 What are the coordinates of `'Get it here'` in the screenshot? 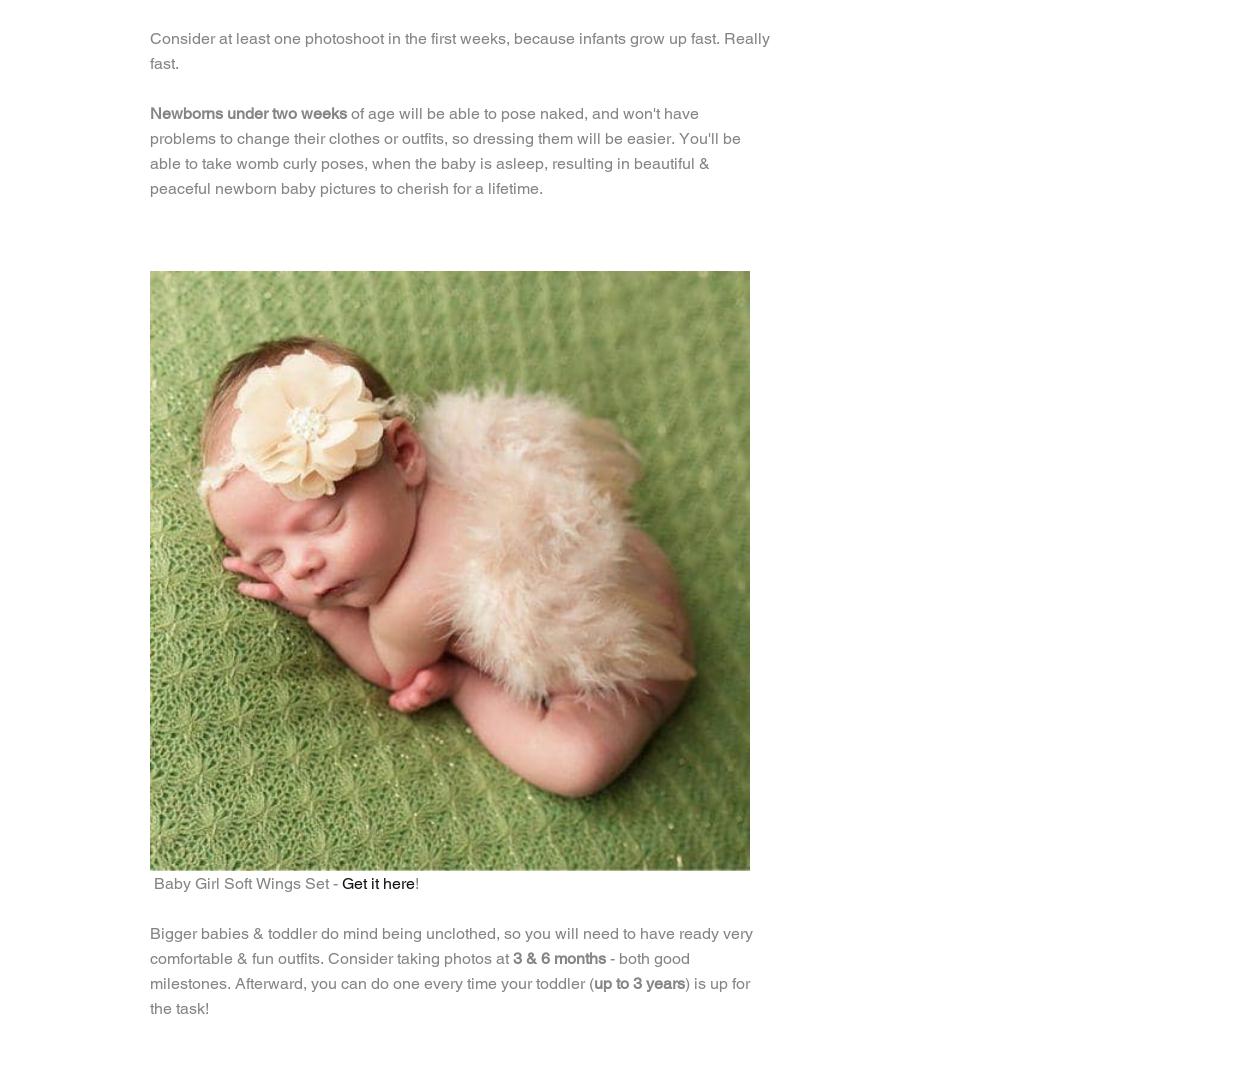 It's located at (378, 883).